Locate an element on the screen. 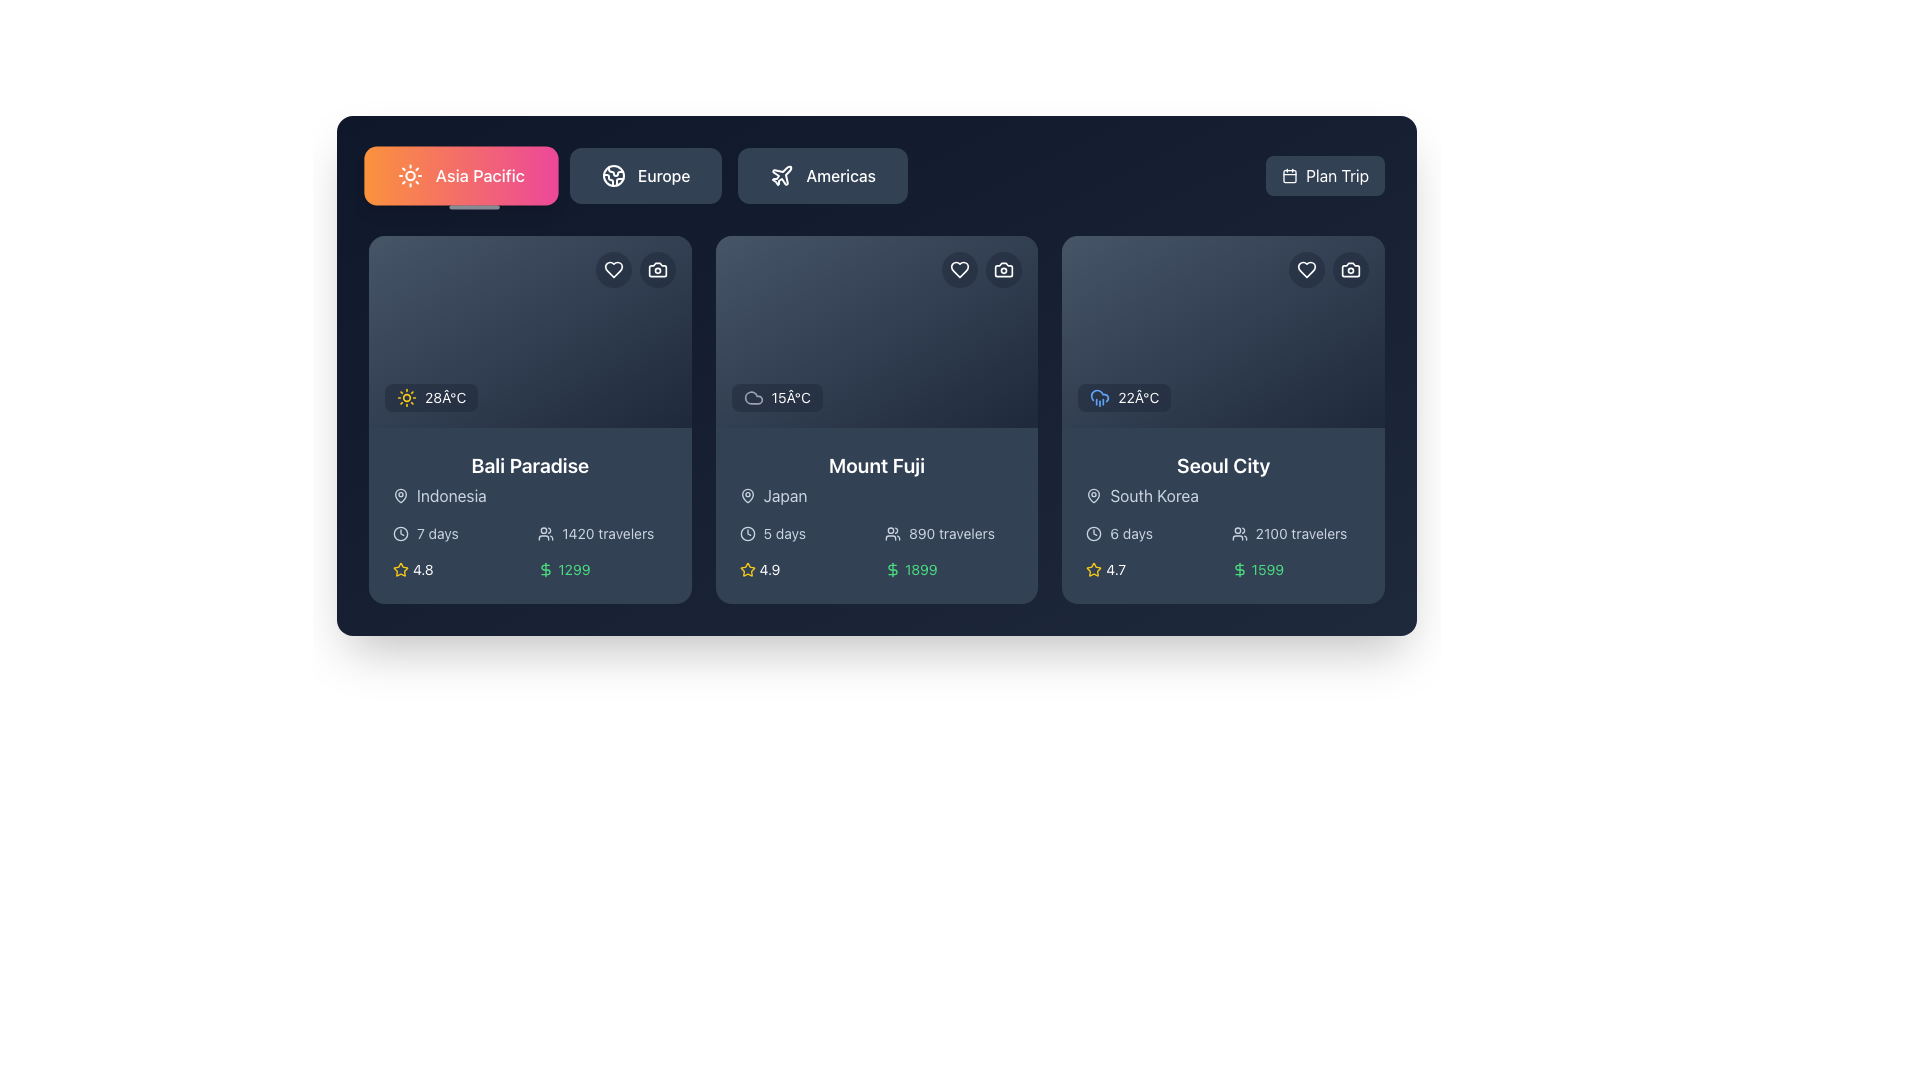 The width and height of the screenshot is (1920, 1080). the camera-themed icon button located at the top corner of the 'Mount Fuji' destination card is located at coordinates (1004, 270).